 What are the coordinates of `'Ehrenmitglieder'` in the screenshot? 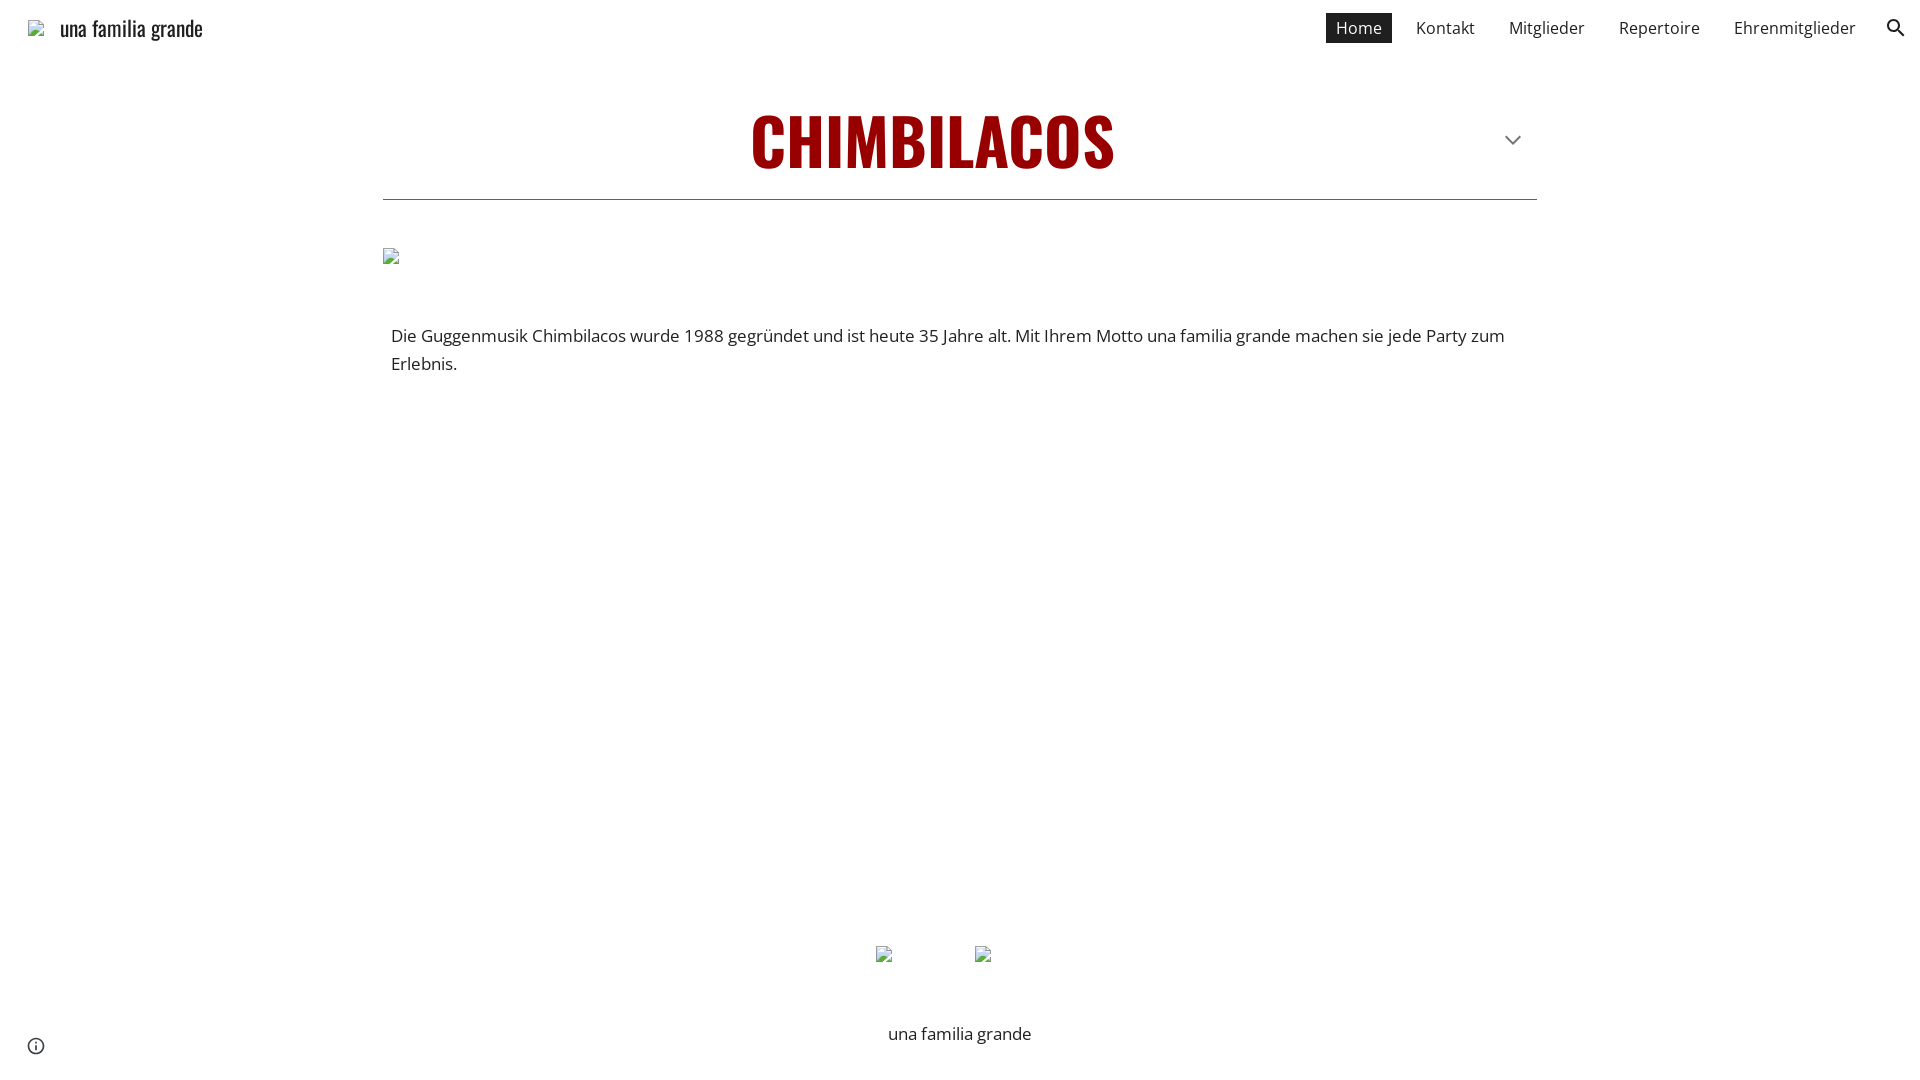 It's located at (1722, 27).